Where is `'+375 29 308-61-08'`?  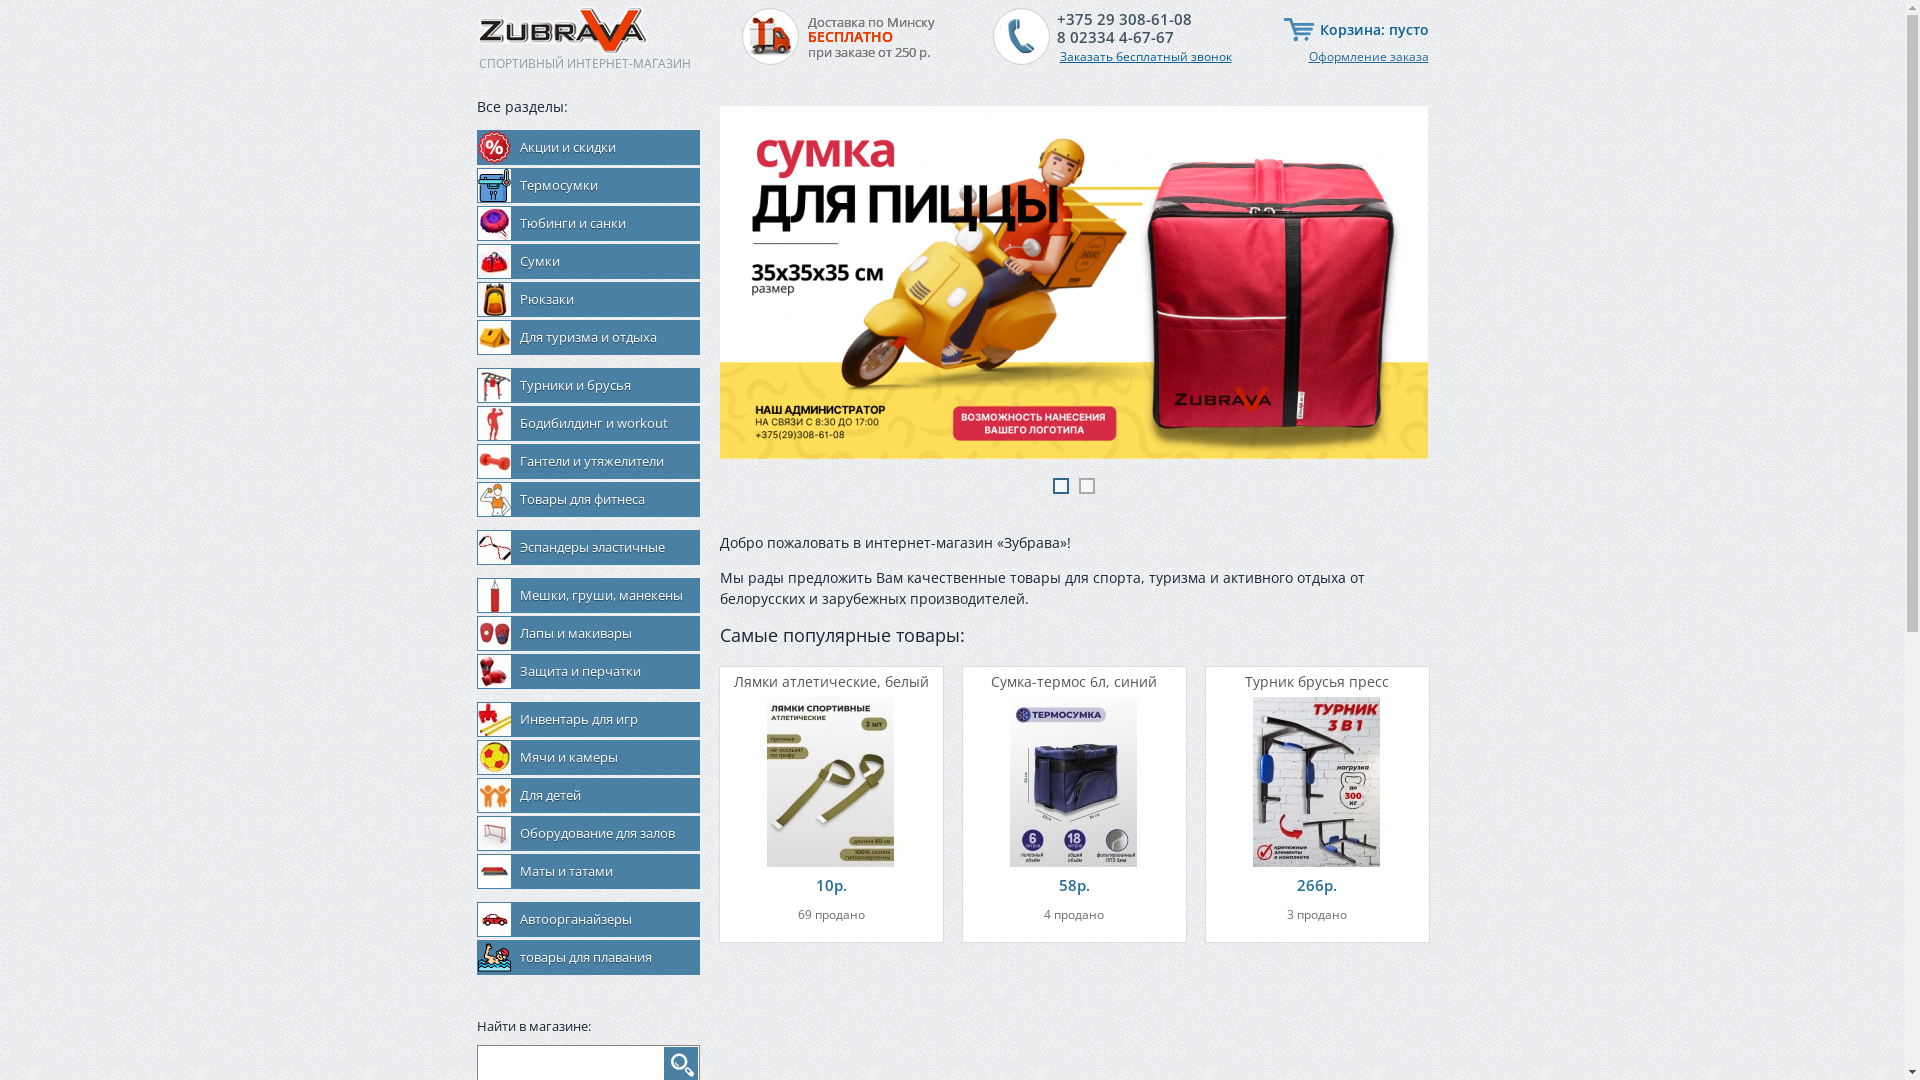 '+375 29 308-61-08' is located at coordinates (1123, 19).